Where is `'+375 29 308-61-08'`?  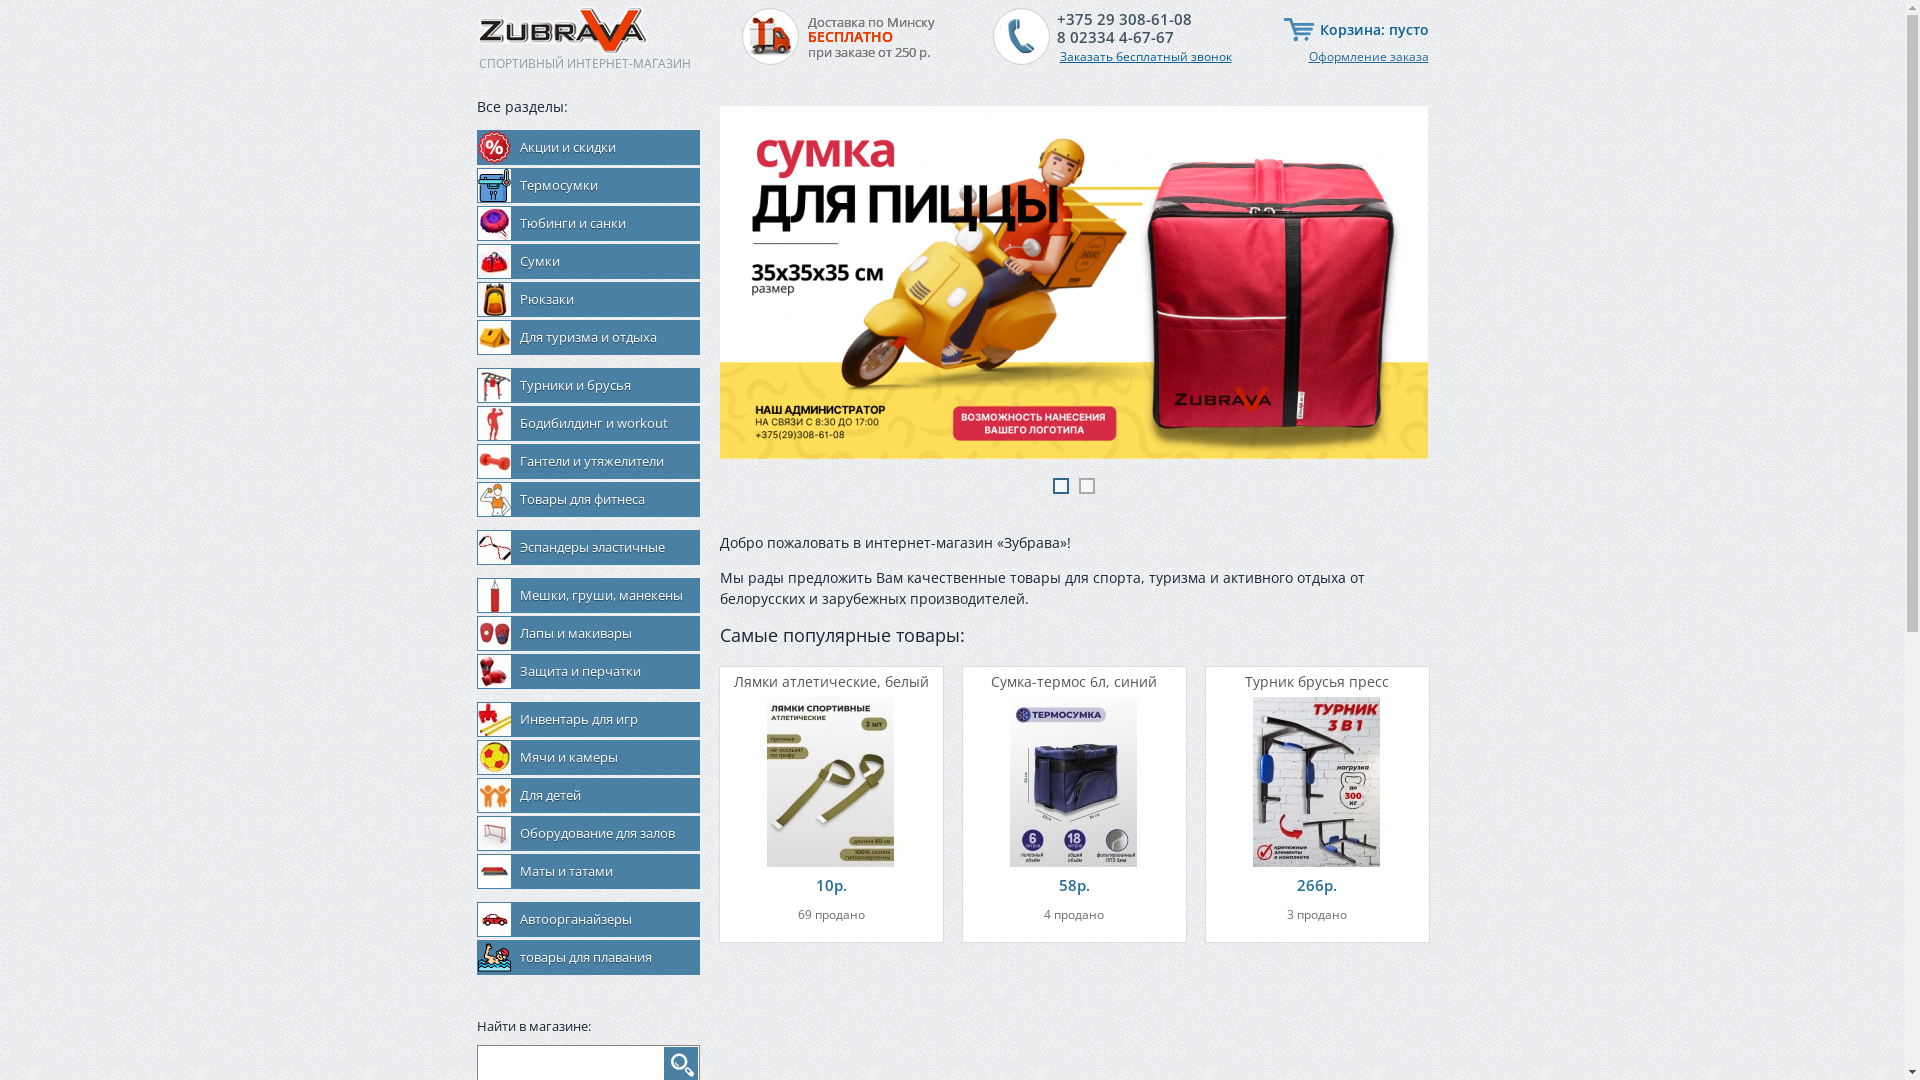 '+375 29 308-61-08' is located at coordinates (1123, 19).